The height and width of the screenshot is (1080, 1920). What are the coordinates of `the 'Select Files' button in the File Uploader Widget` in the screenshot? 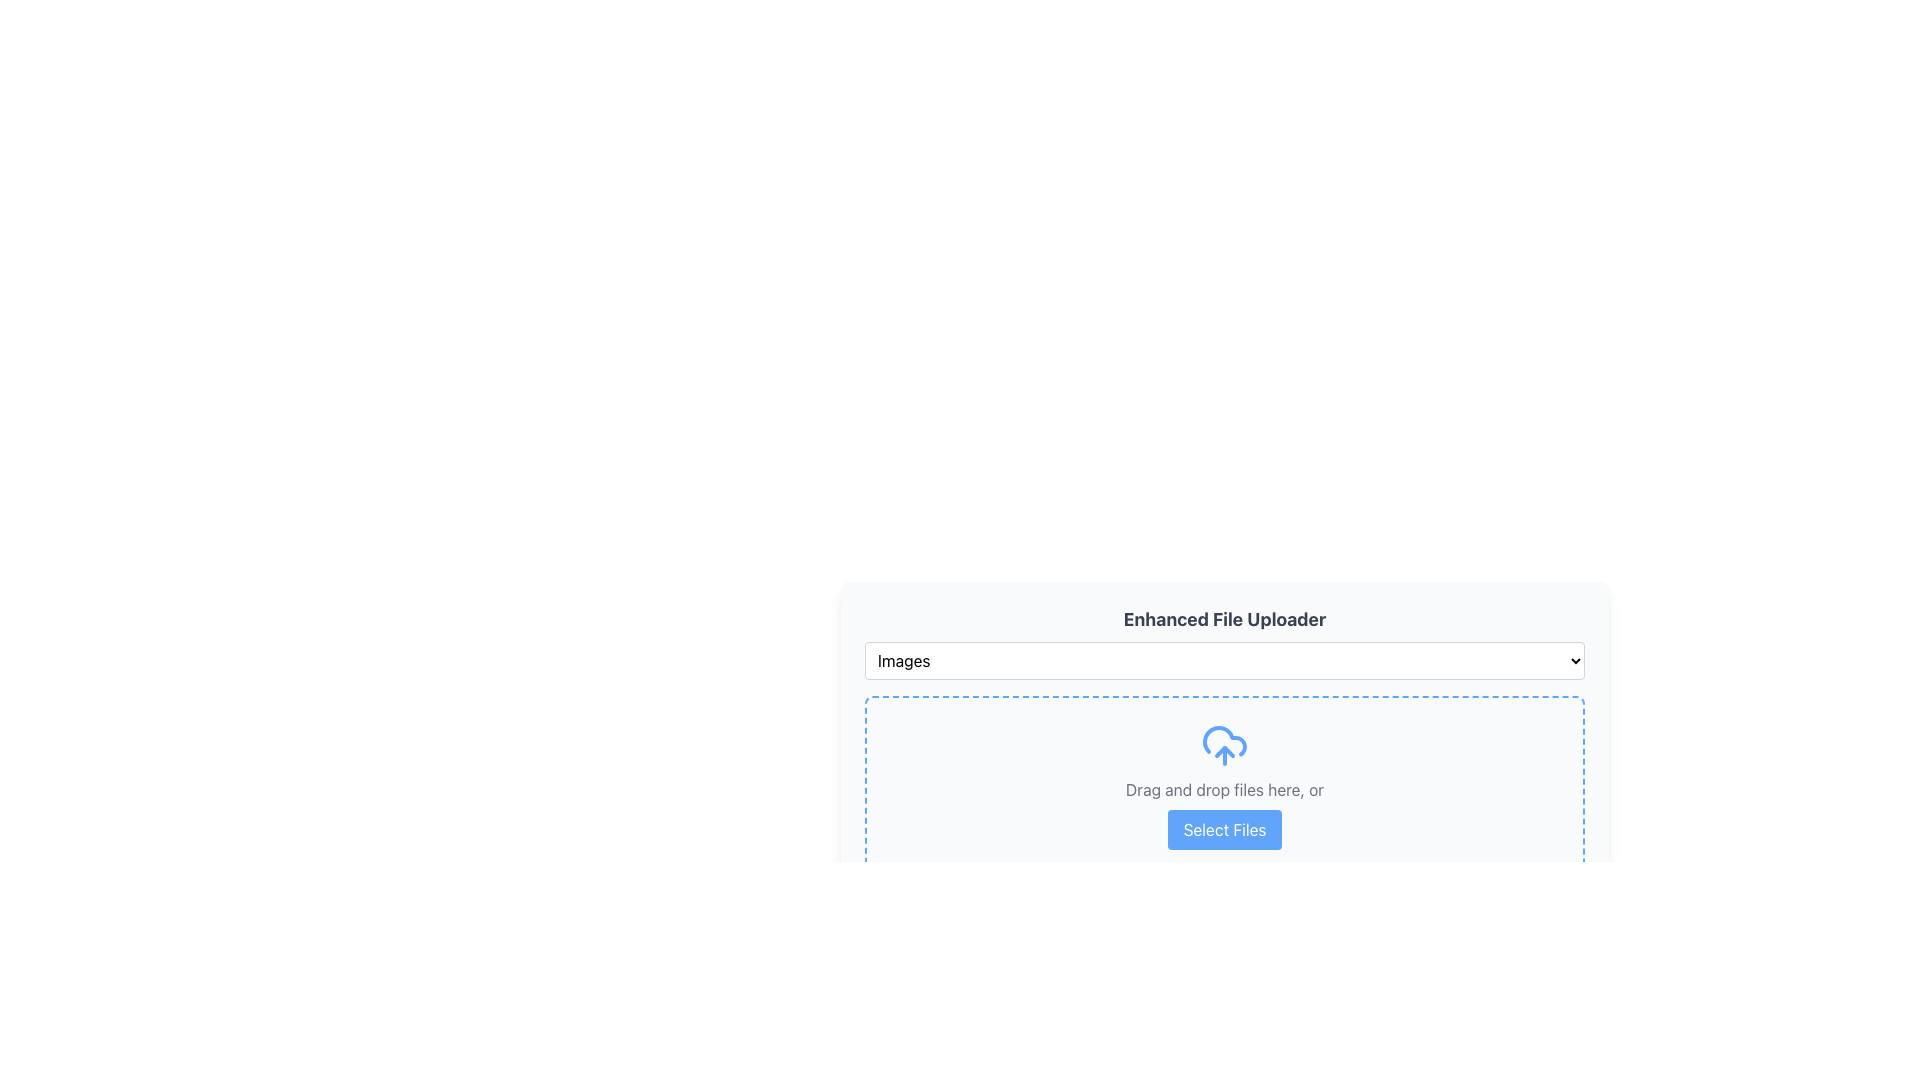 It's located at (1223, 748).